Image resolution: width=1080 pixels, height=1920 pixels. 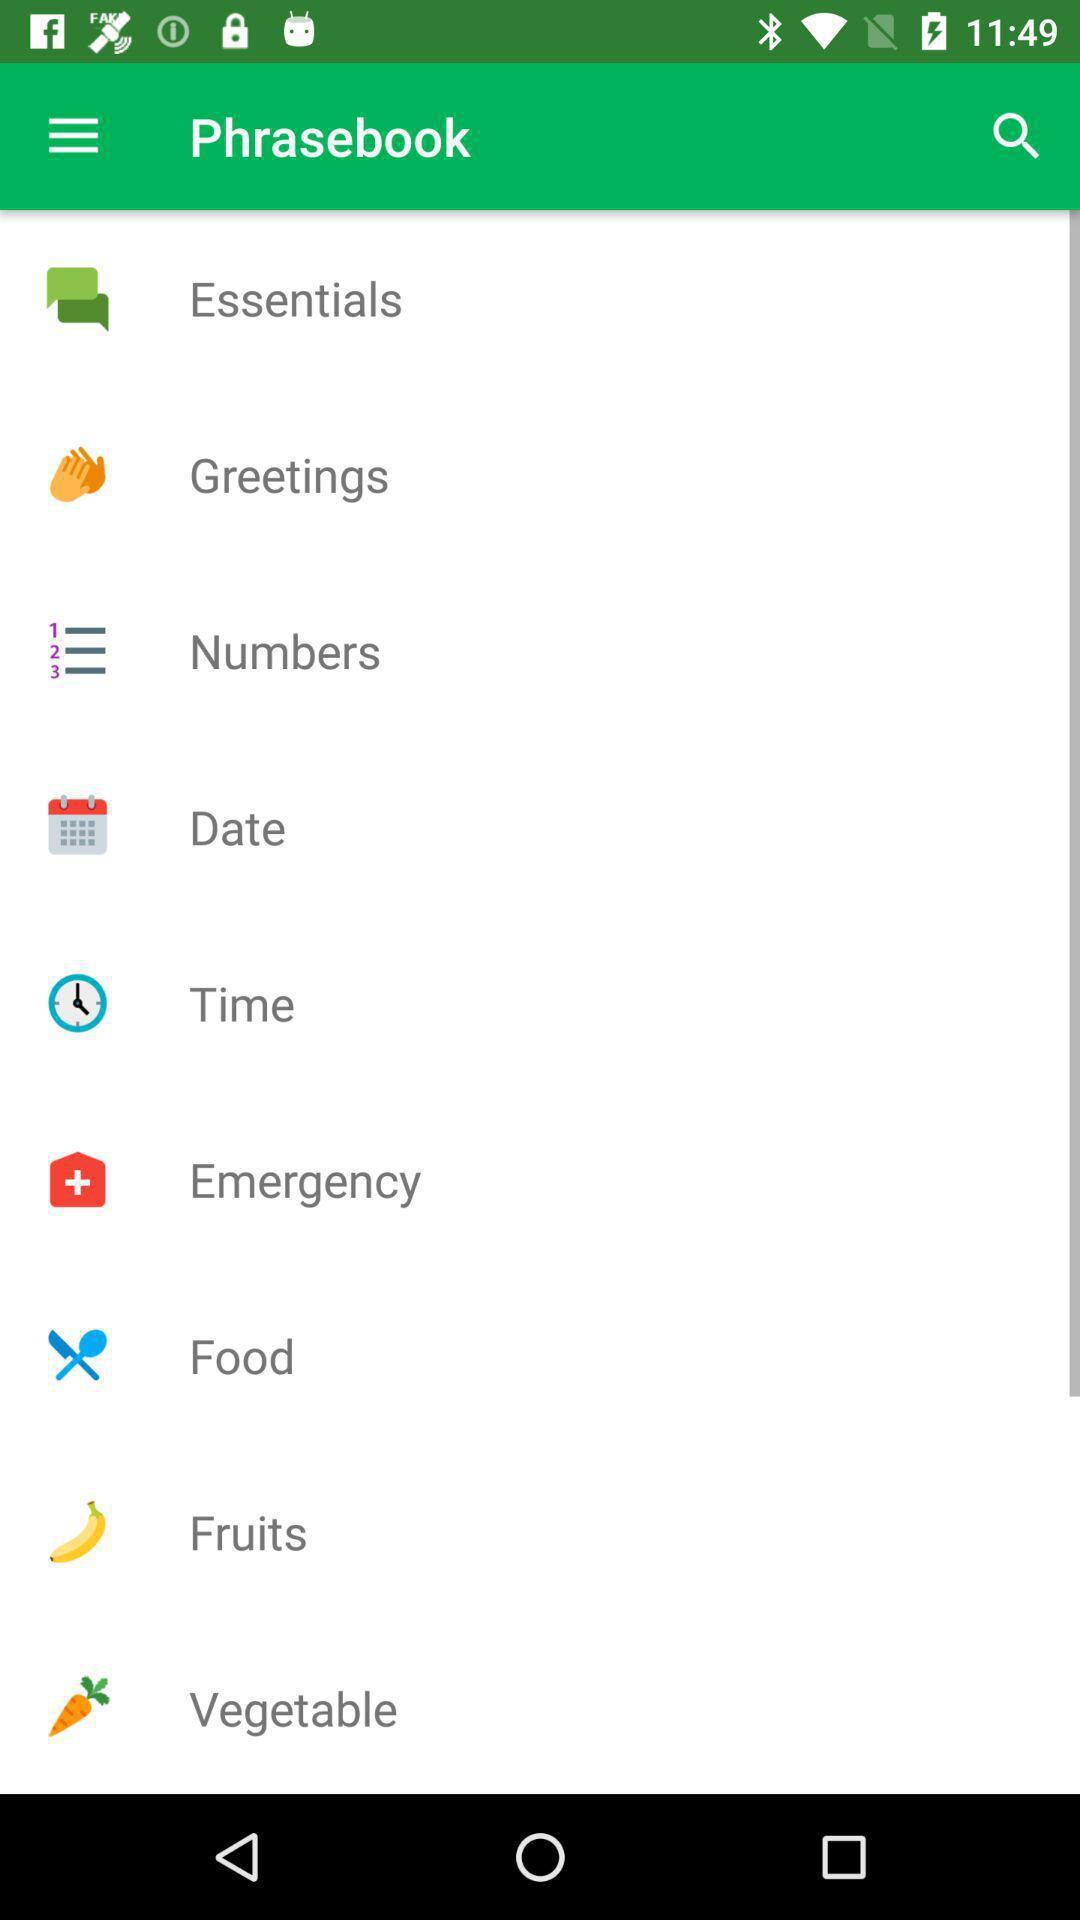 I want to click on greetings, so click(x=76, y=473).